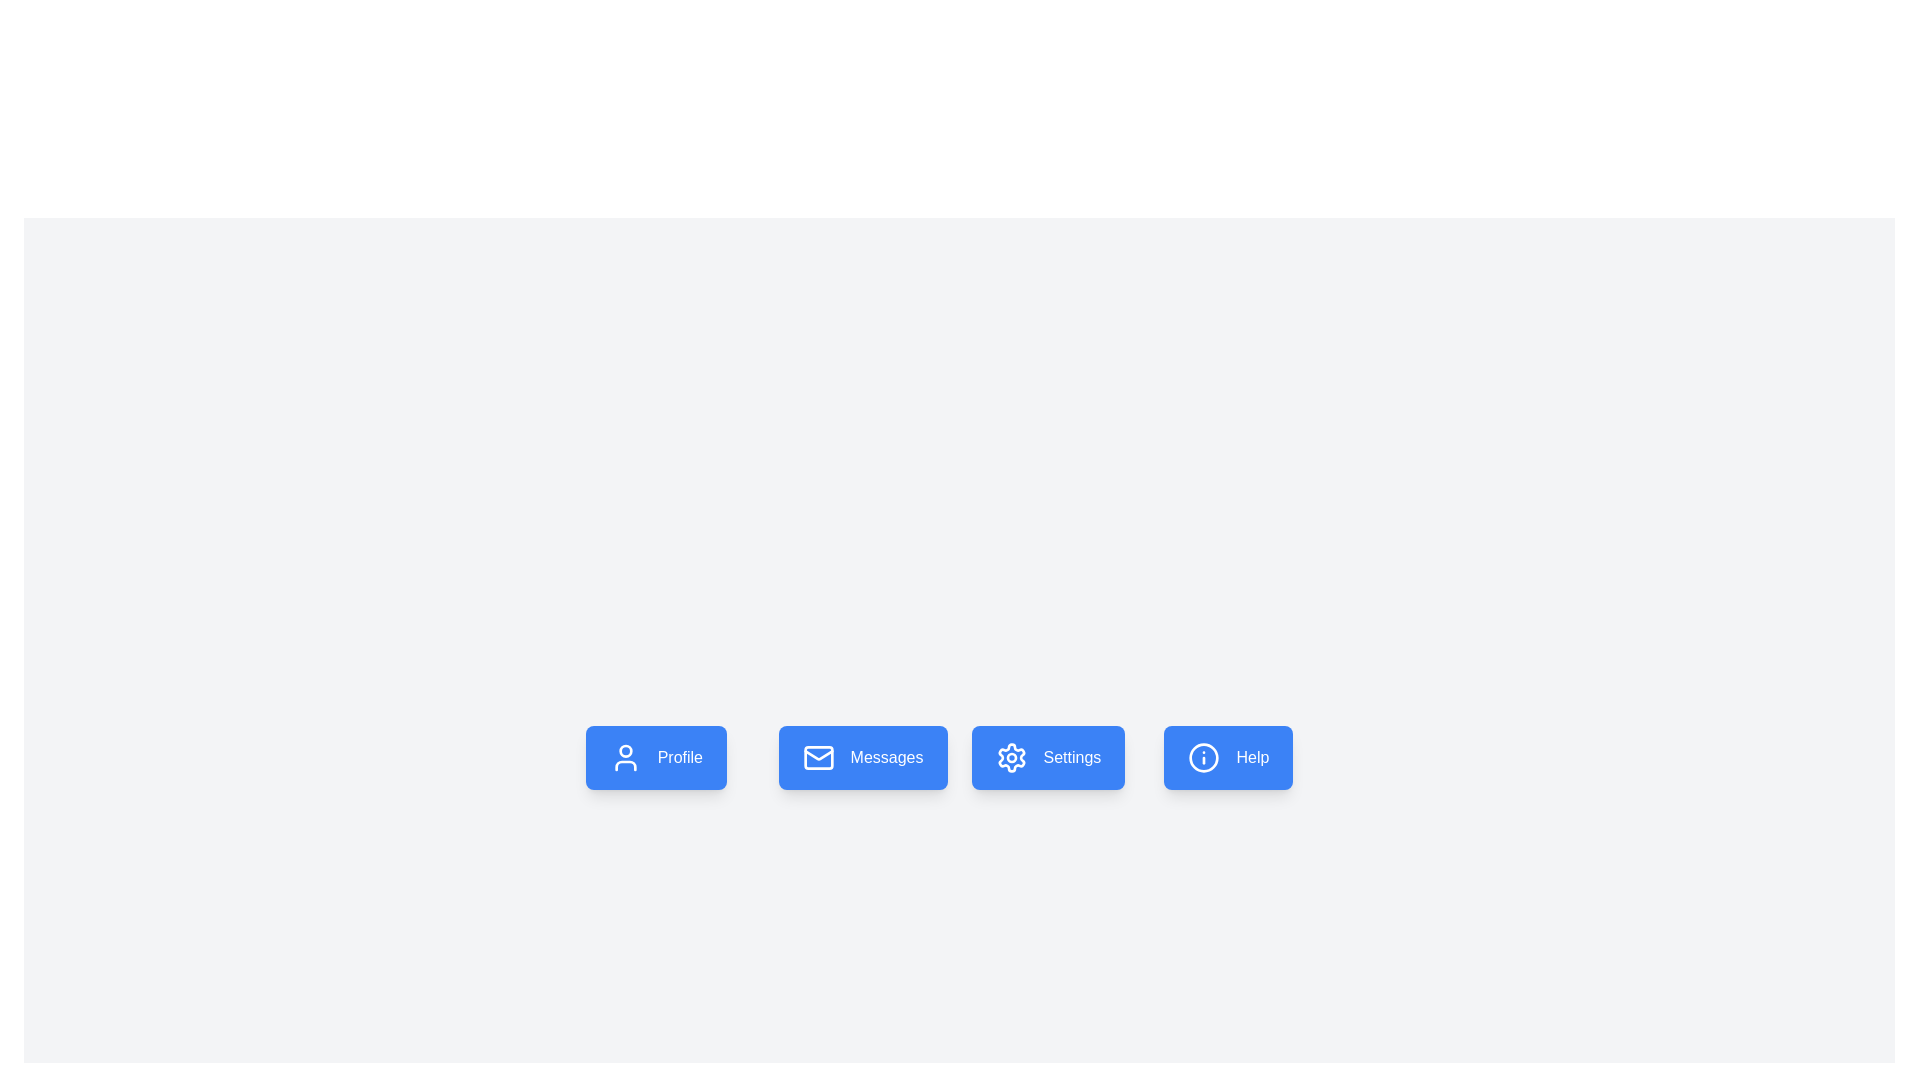  Describe the element at coordinates (1055, 758) in the screenshot. I see `the 'Settings' button, which is a rectangular button with a blue background, rounded corners, featuring a gear icon on the left and the text 'Settings' in white on the right` at that location.